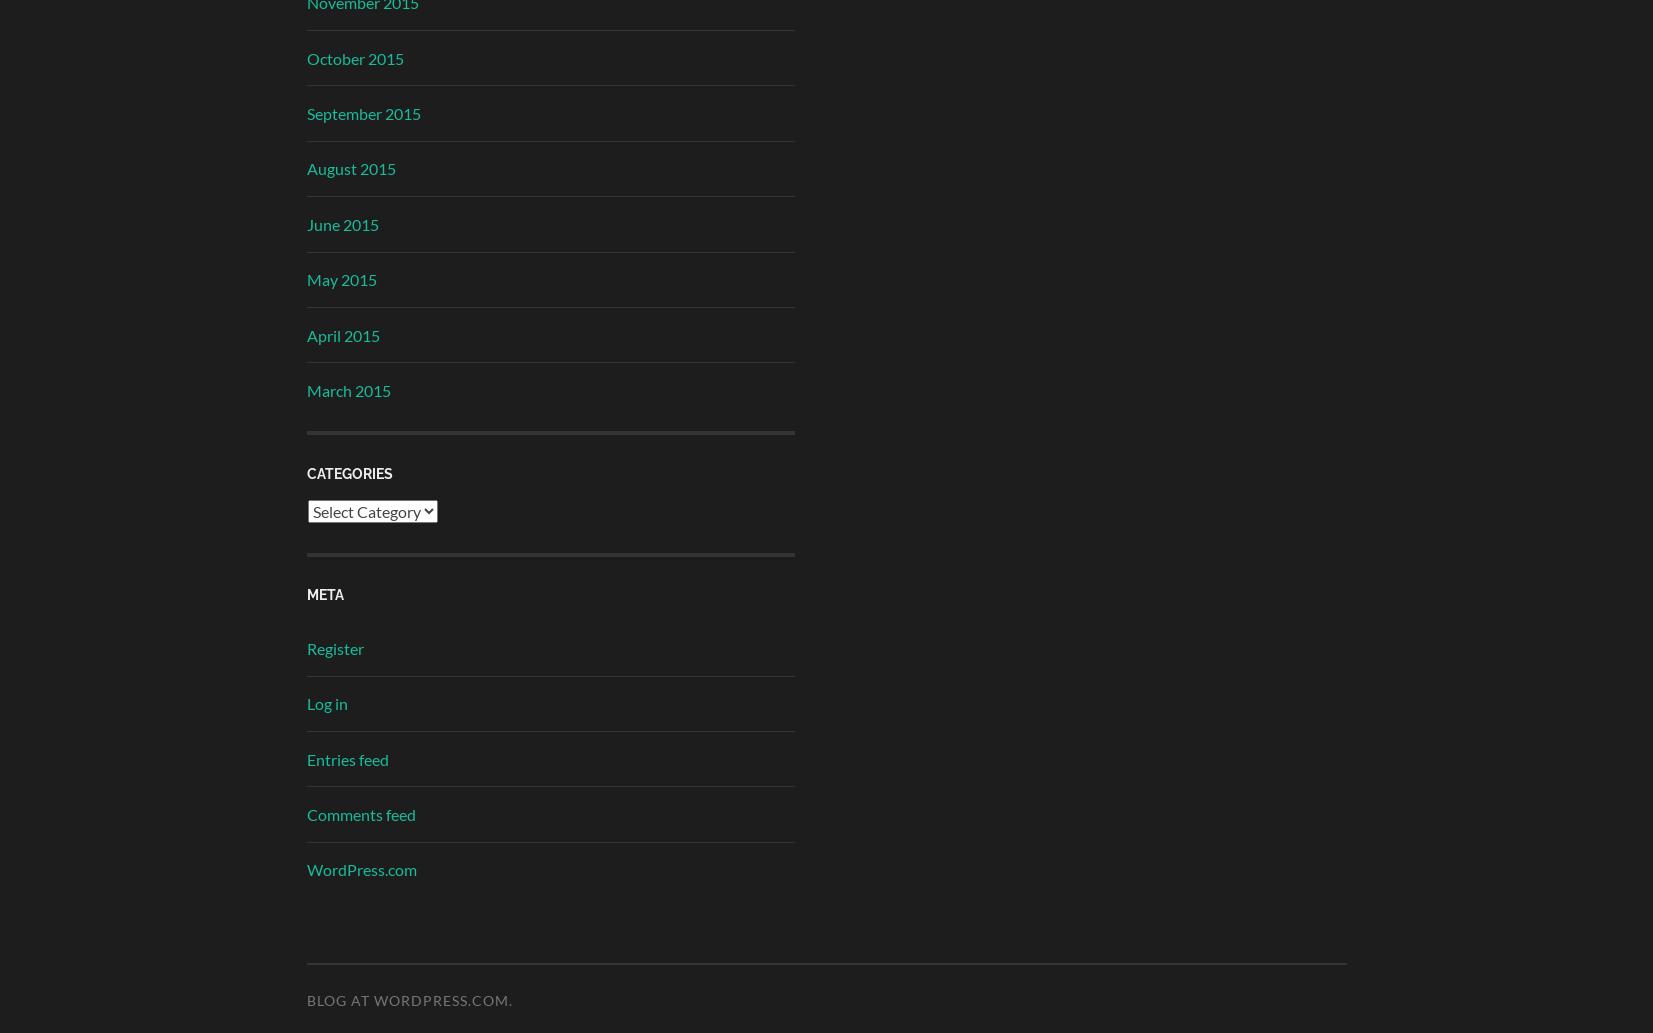  I want to click on 'August 2015', so click(349, 168).